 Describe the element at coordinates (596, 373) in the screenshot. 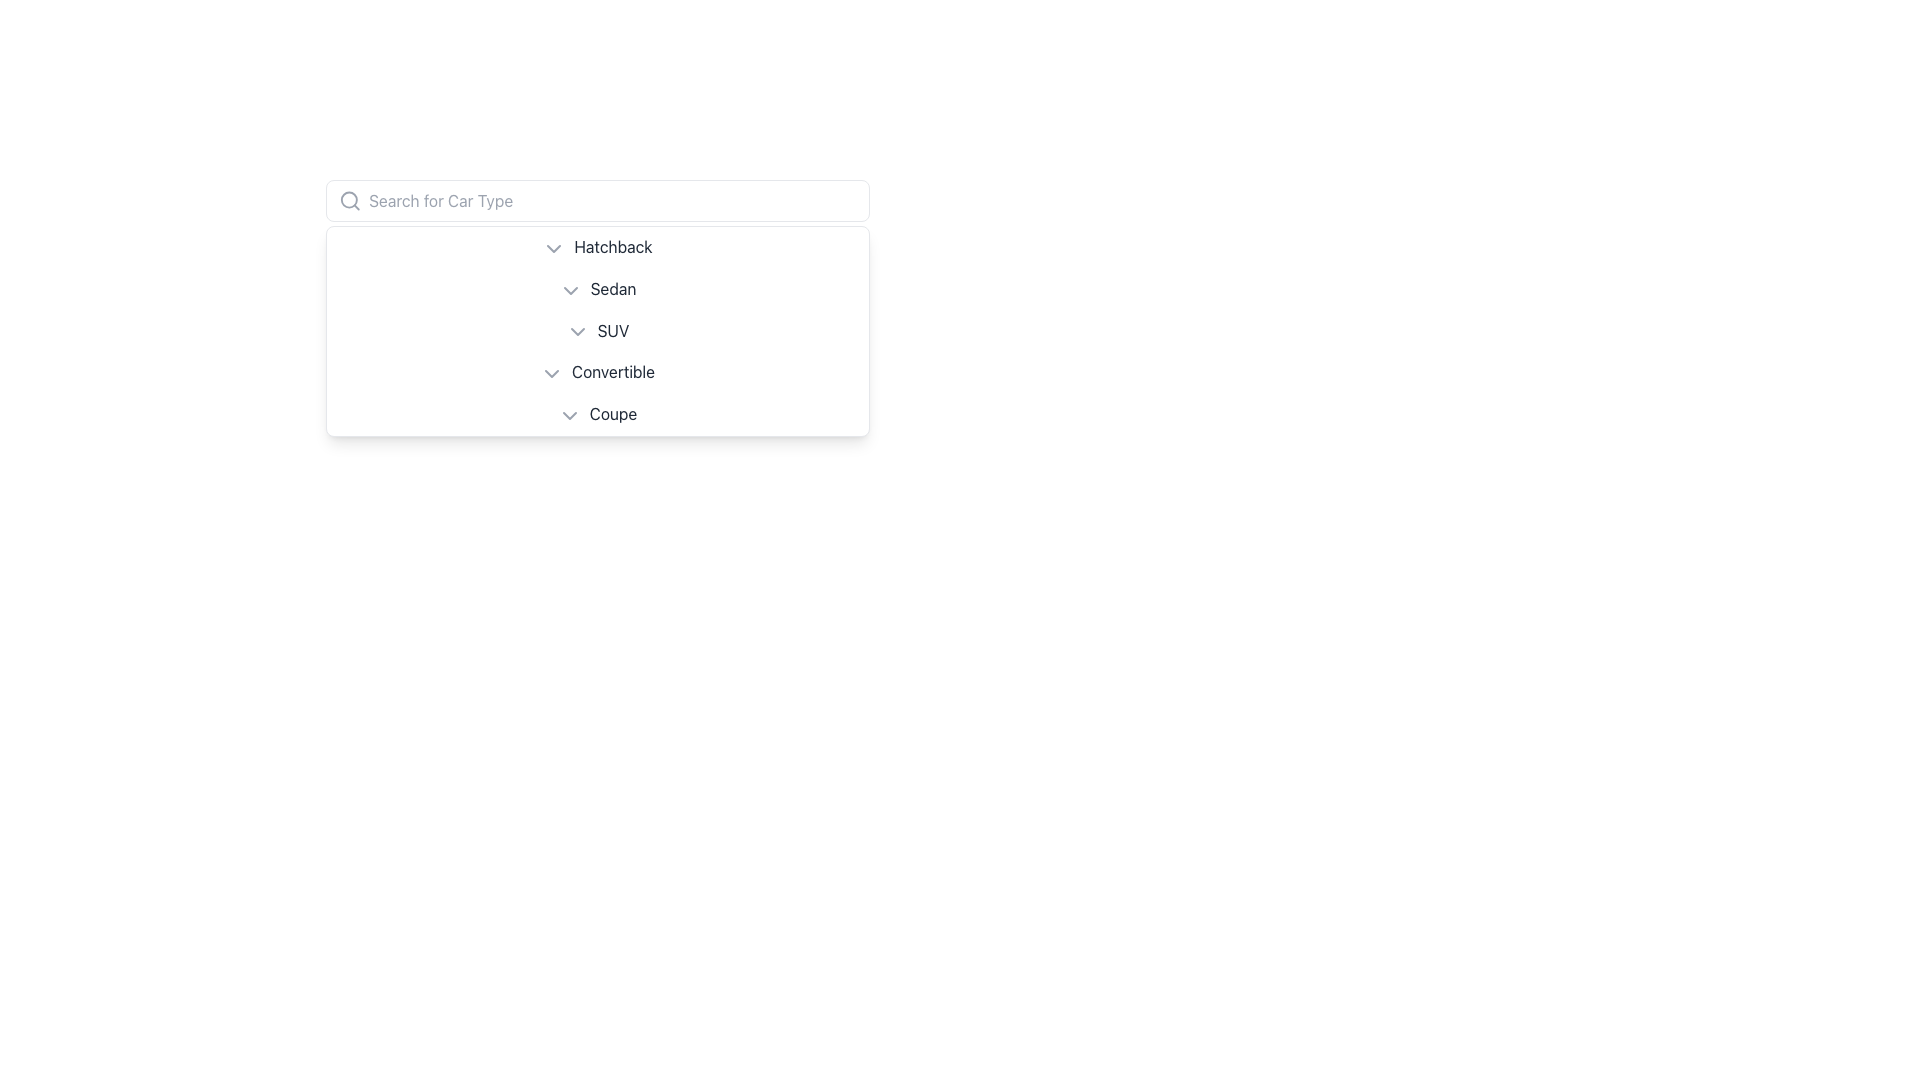

I see `the fourth item in the dropdown menu labeled 'Search for Car Type'` at that location.